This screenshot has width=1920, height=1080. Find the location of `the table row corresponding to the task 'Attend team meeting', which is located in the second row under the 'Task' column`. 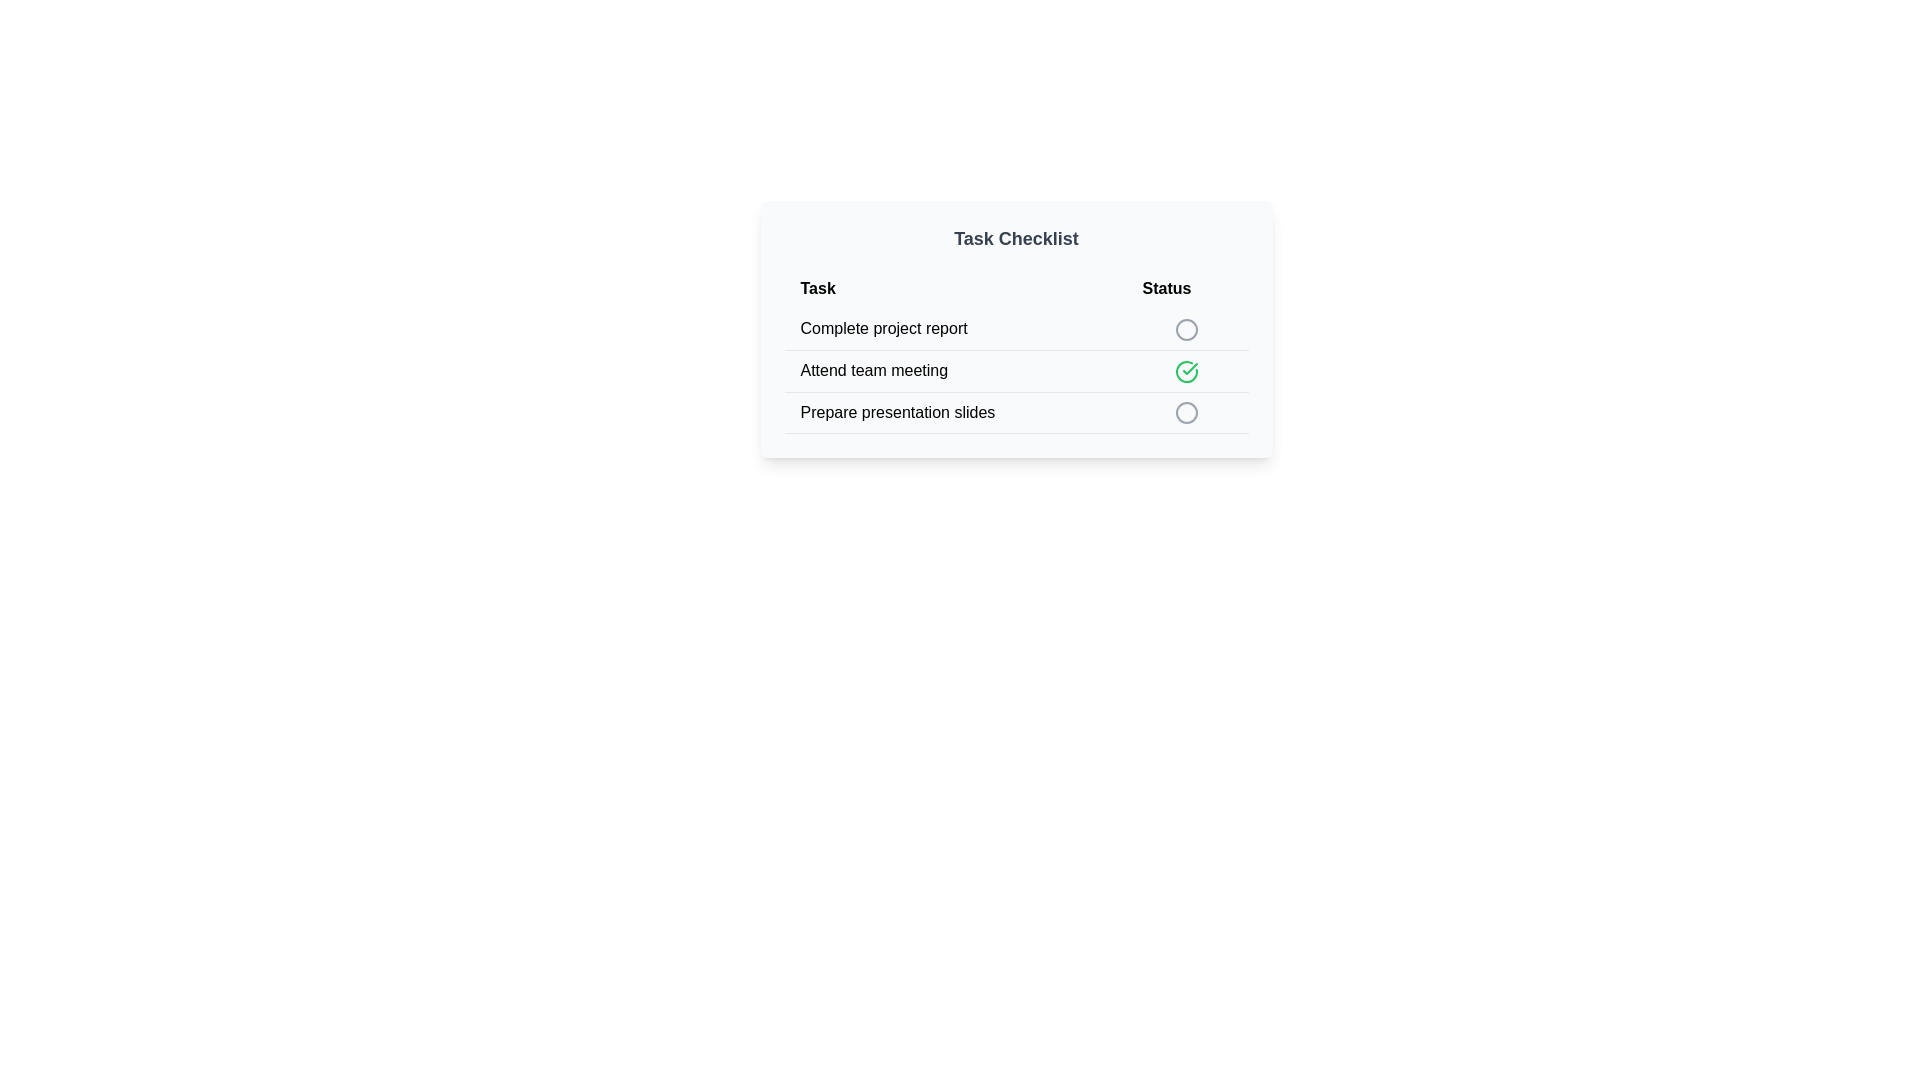

the table row corresponding to the task 'Attend team meeting', which is located in the second row under the 'Task' column is located at coordinates (1016, 371).